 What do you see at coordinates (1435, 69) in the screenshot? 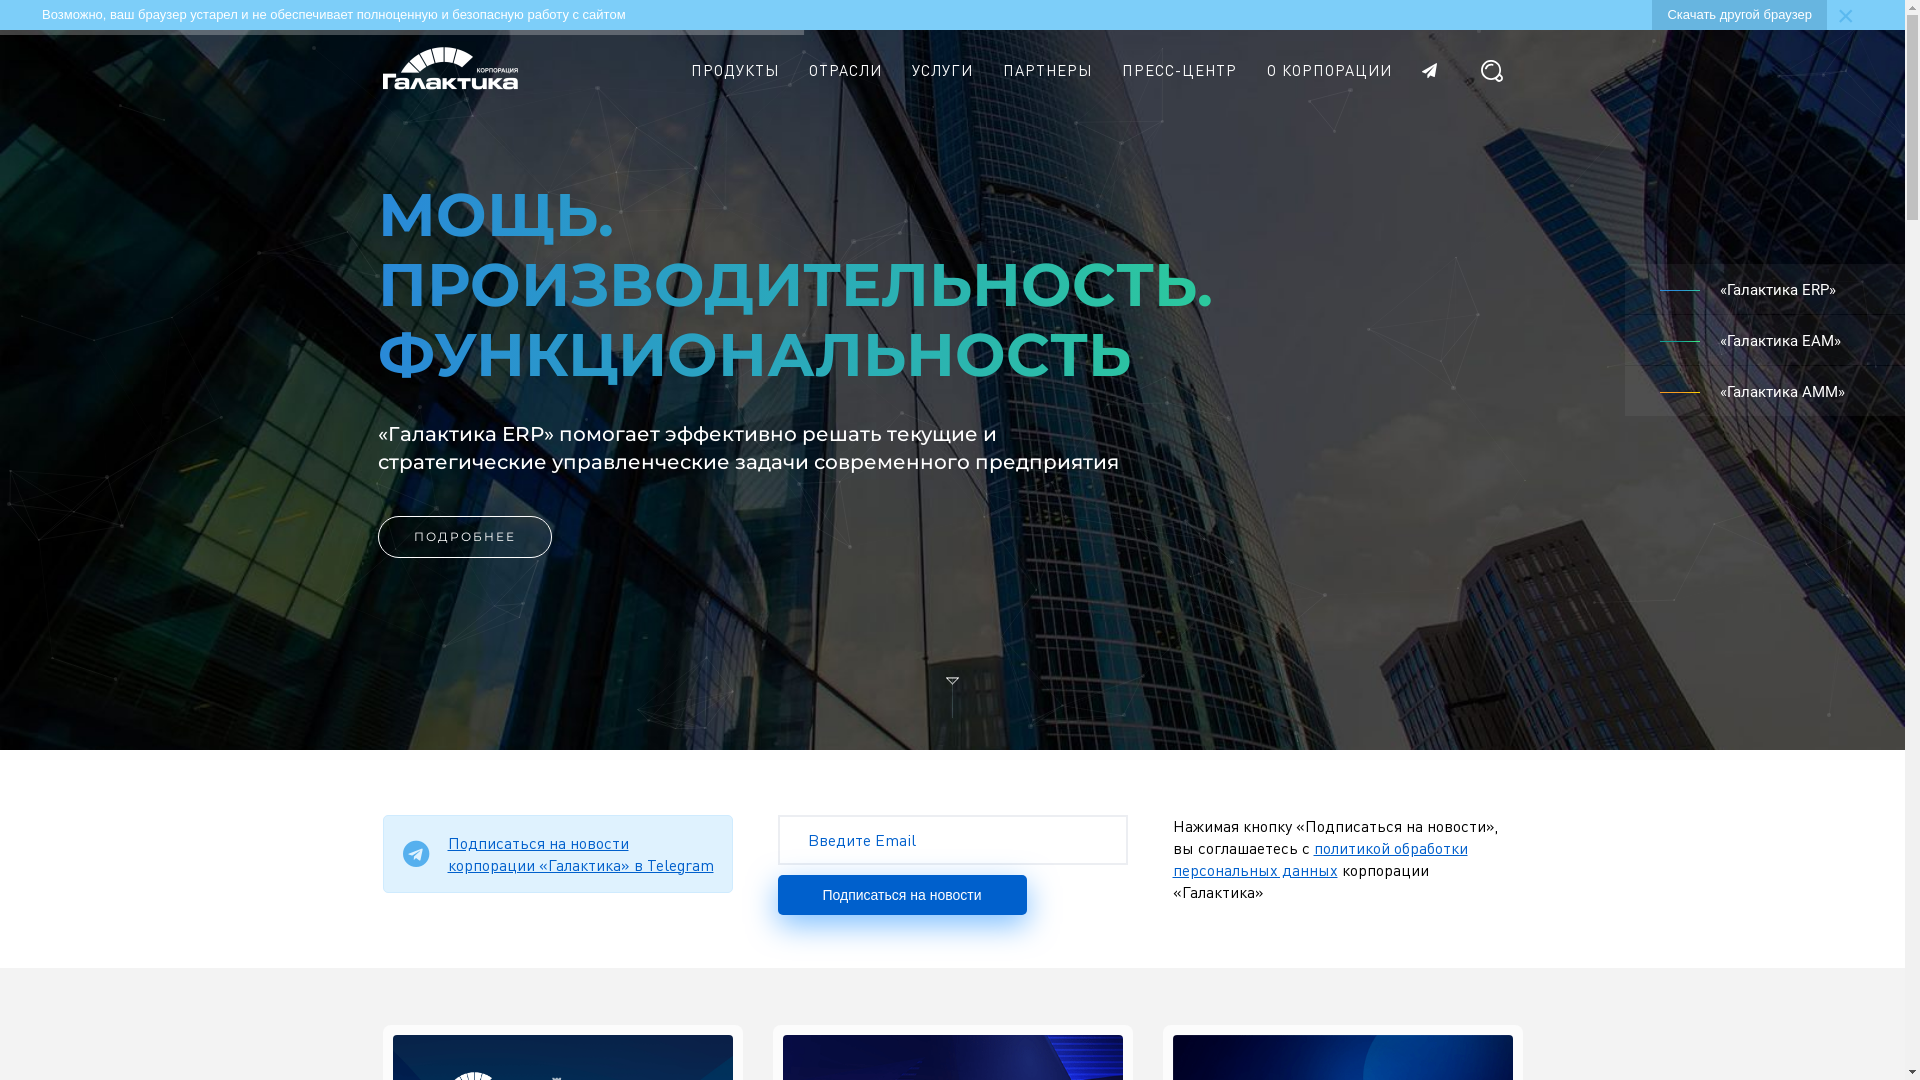
I see `' '` at bounding box center [1435, 69].